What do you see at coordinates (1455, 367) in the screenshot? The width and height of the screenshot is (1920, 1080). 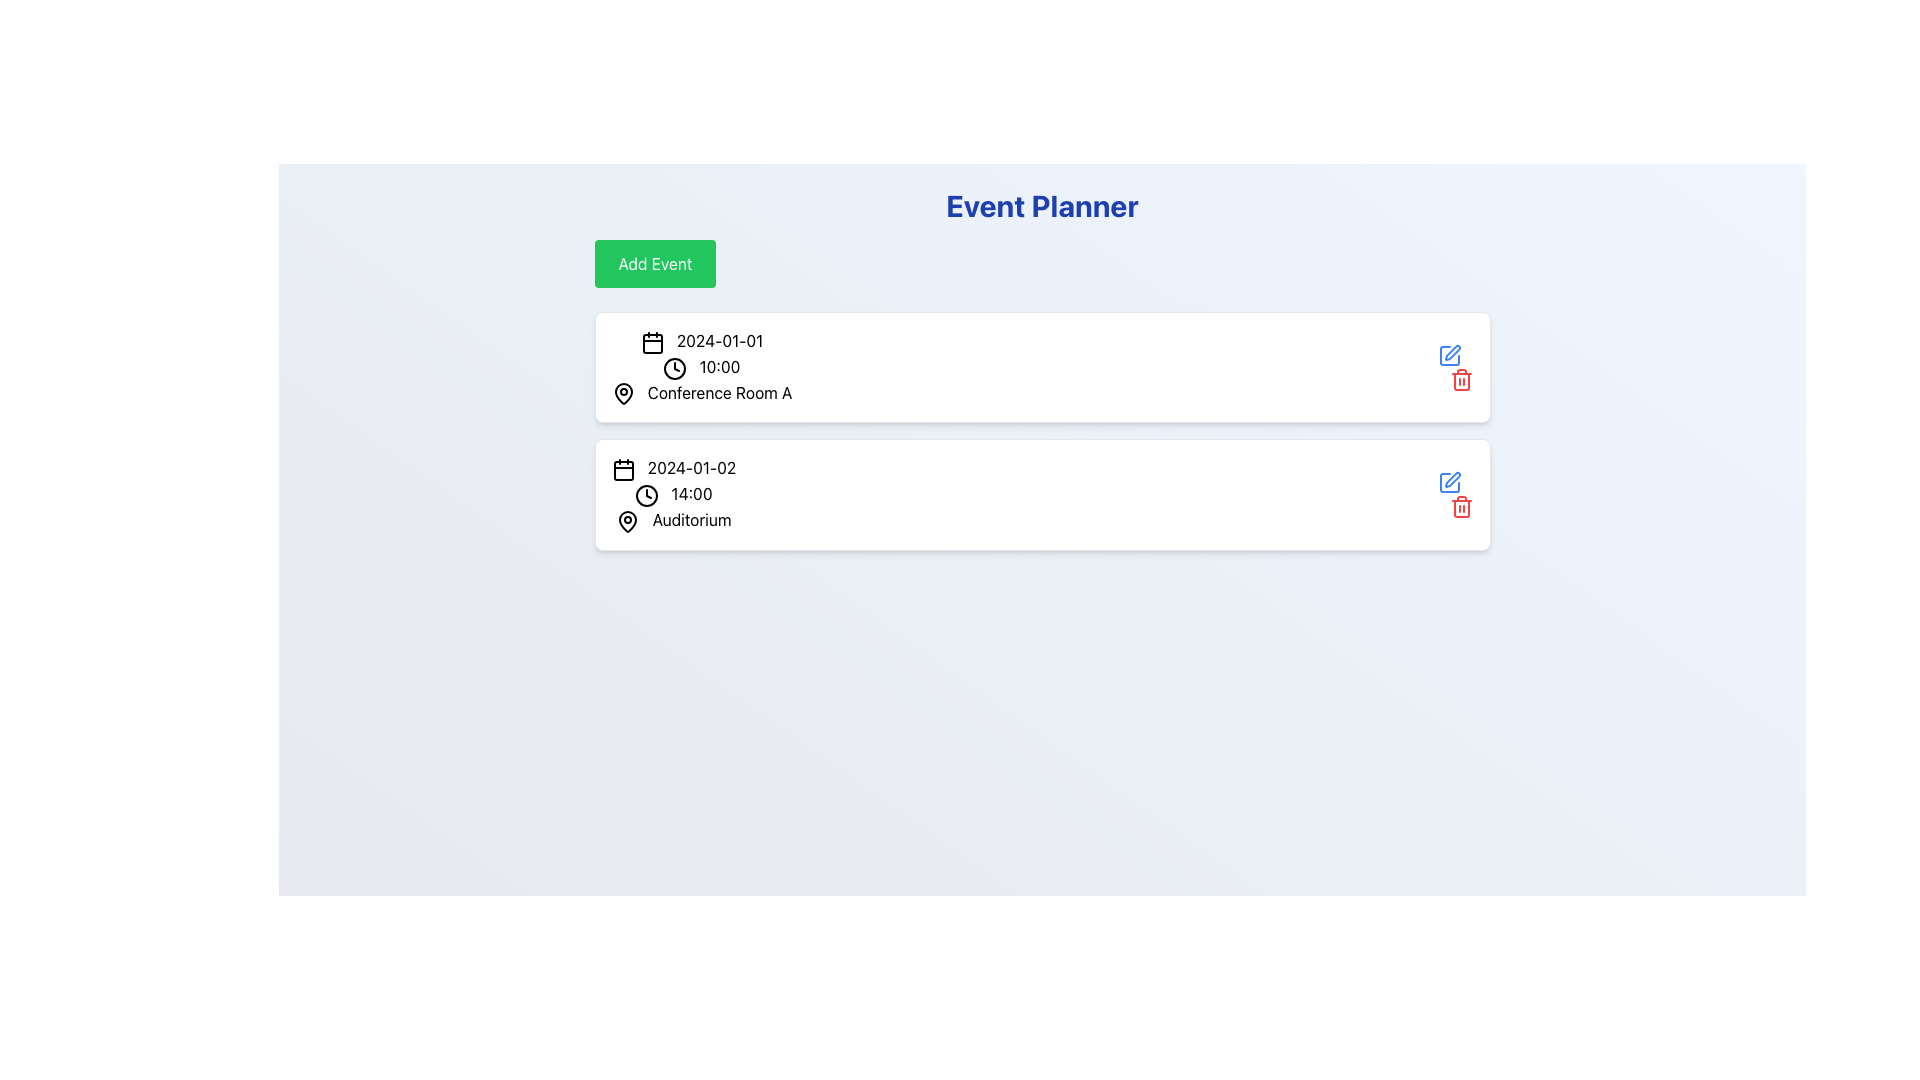 I see `the small blue pen icon button located in the upper right corner of the white rounded rectangle containing the text '2024-01-01 10:00 Conference Room A' to initiate the editing interface` at bounding box center [1455, 367].